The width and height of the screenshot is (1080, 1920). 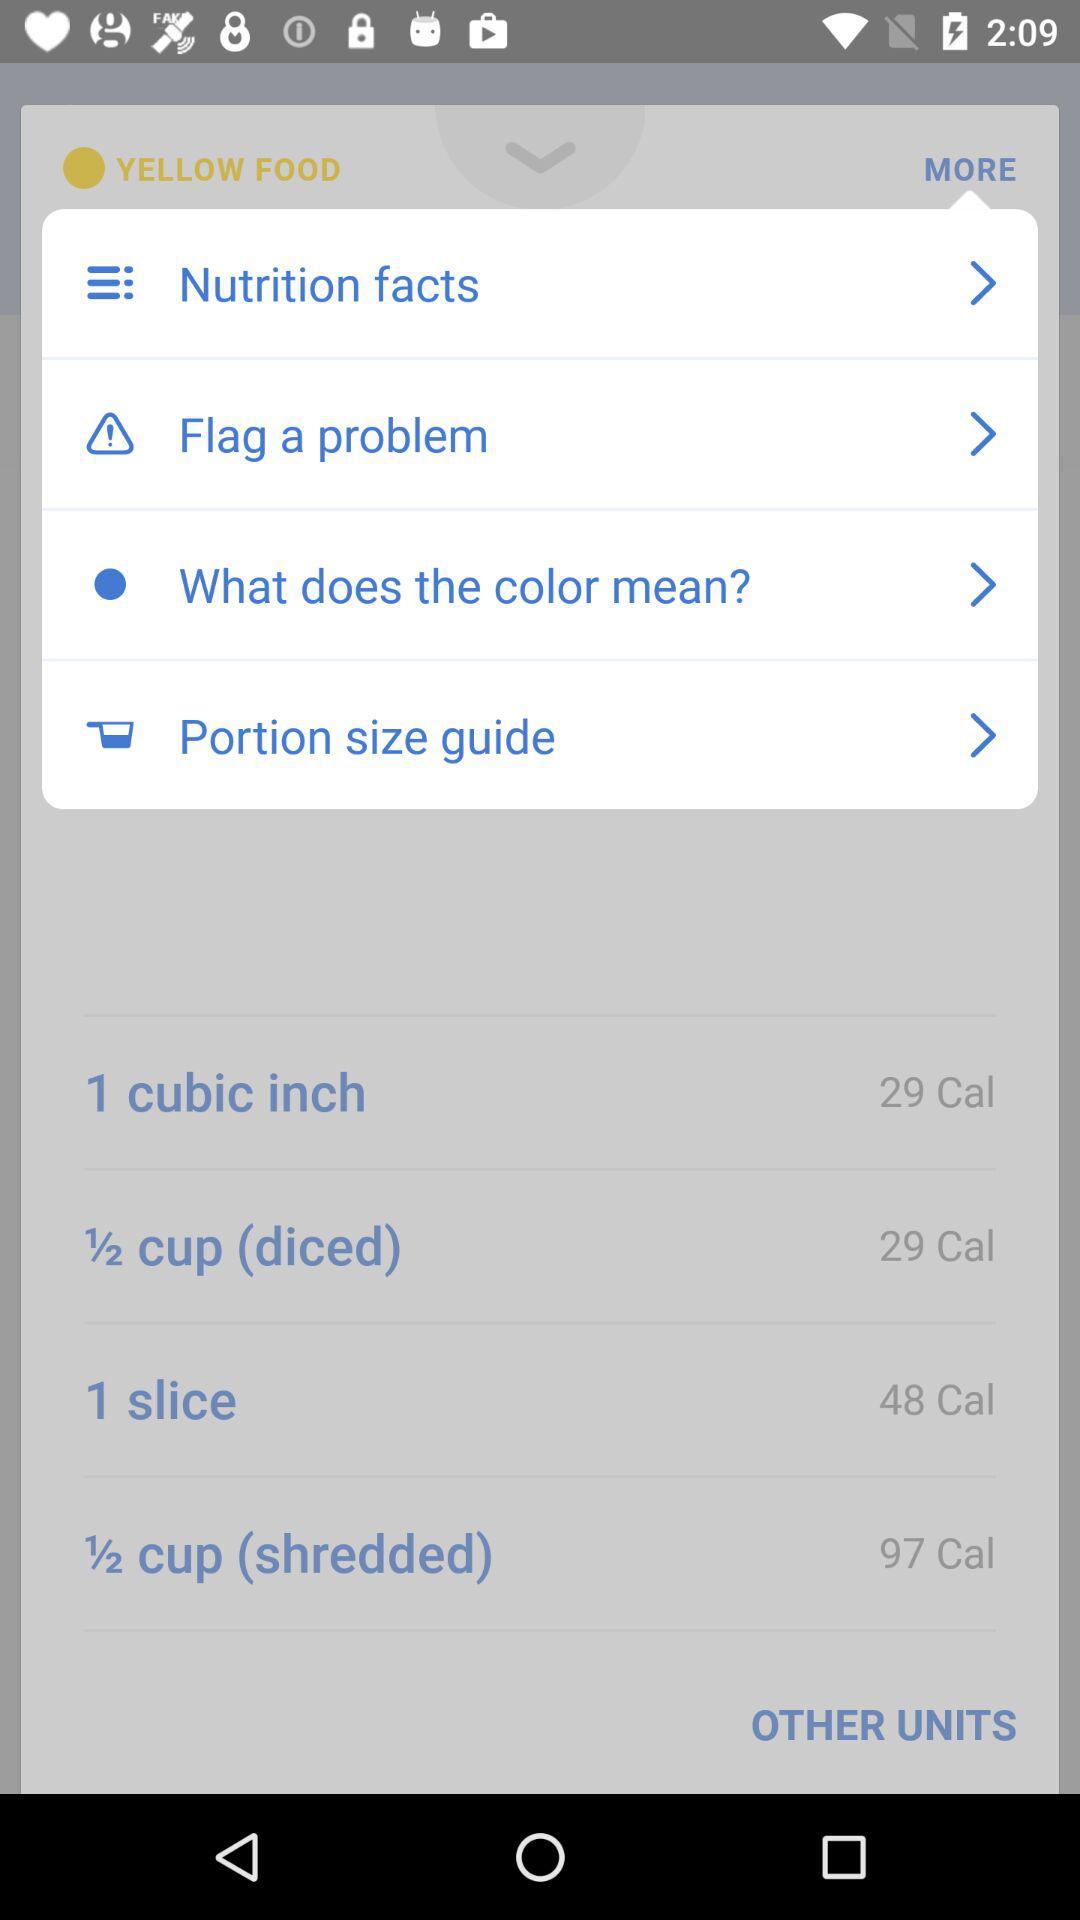 I want to click on the item below the flag a problem, so click(x=553, y=583).